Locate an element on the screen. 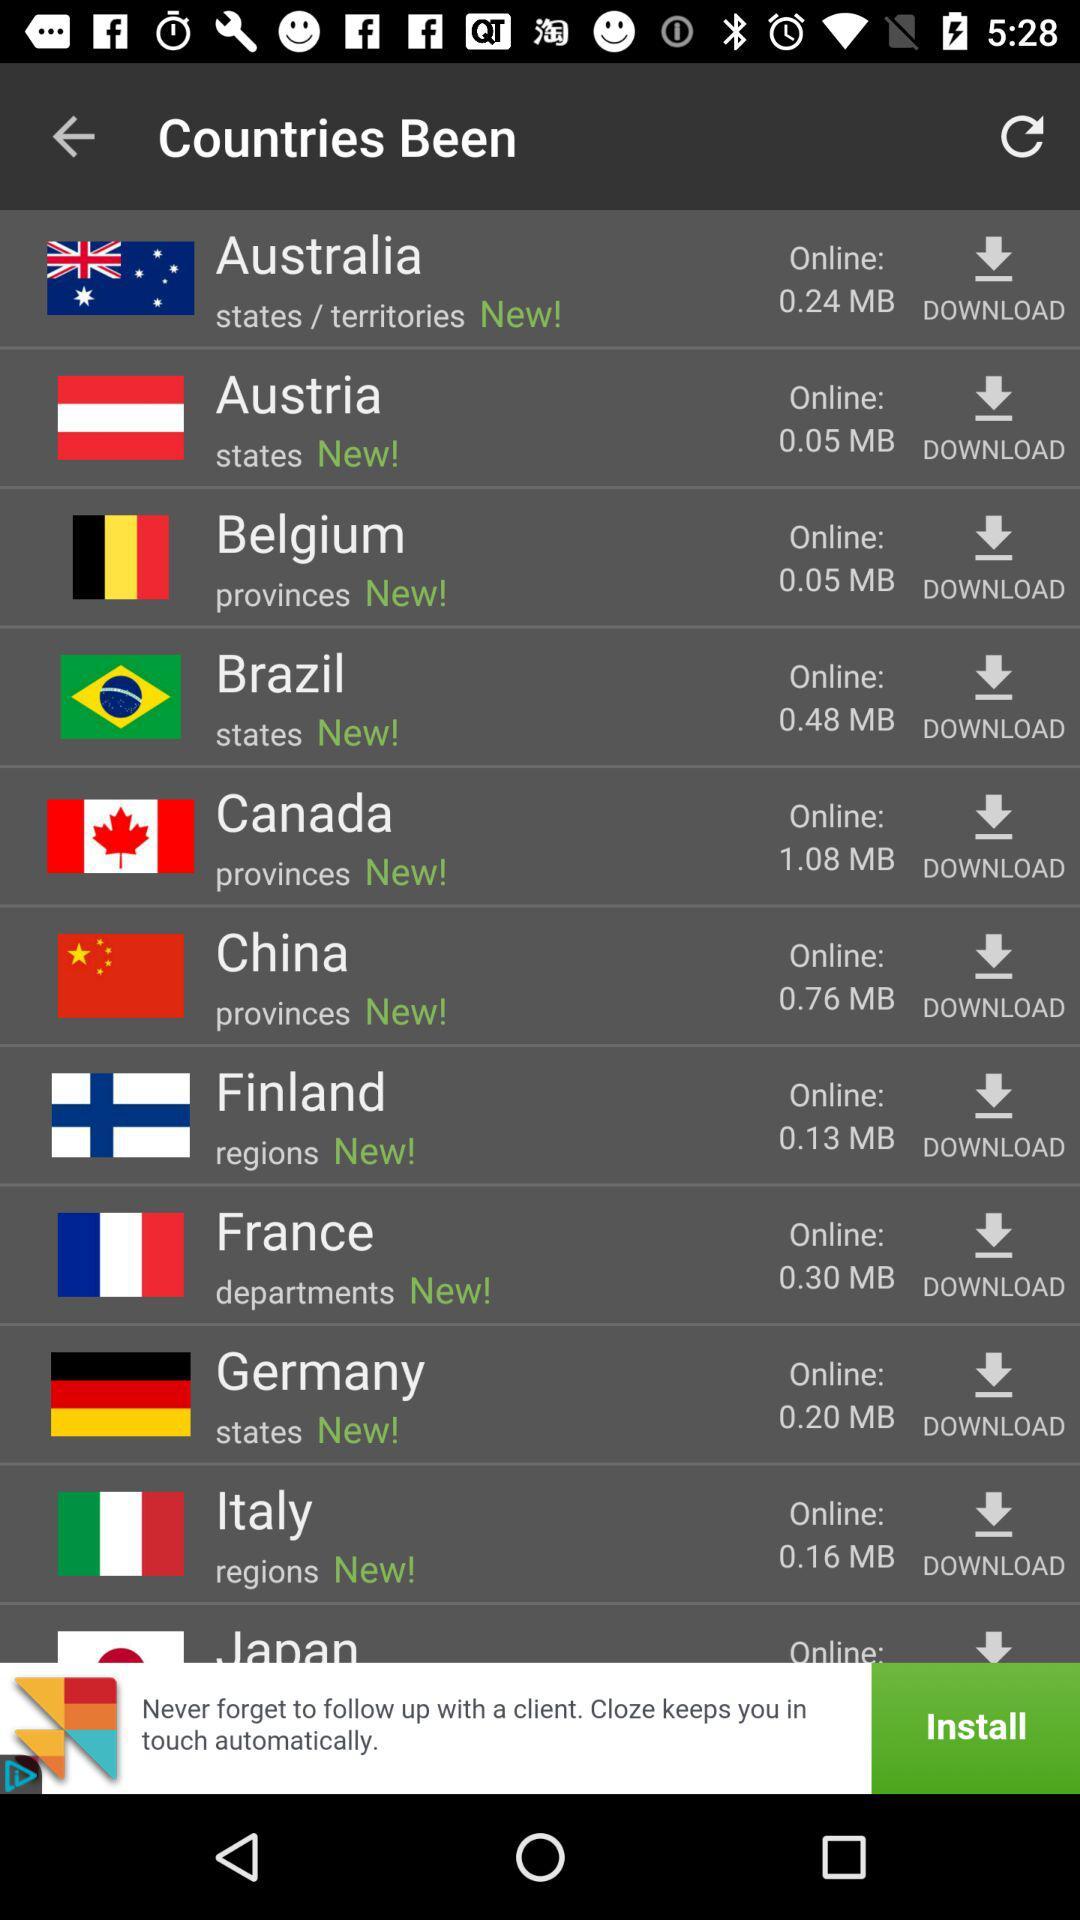 This screenshot has width=1080, height=1920. download is located at coordinates (993, 1235).